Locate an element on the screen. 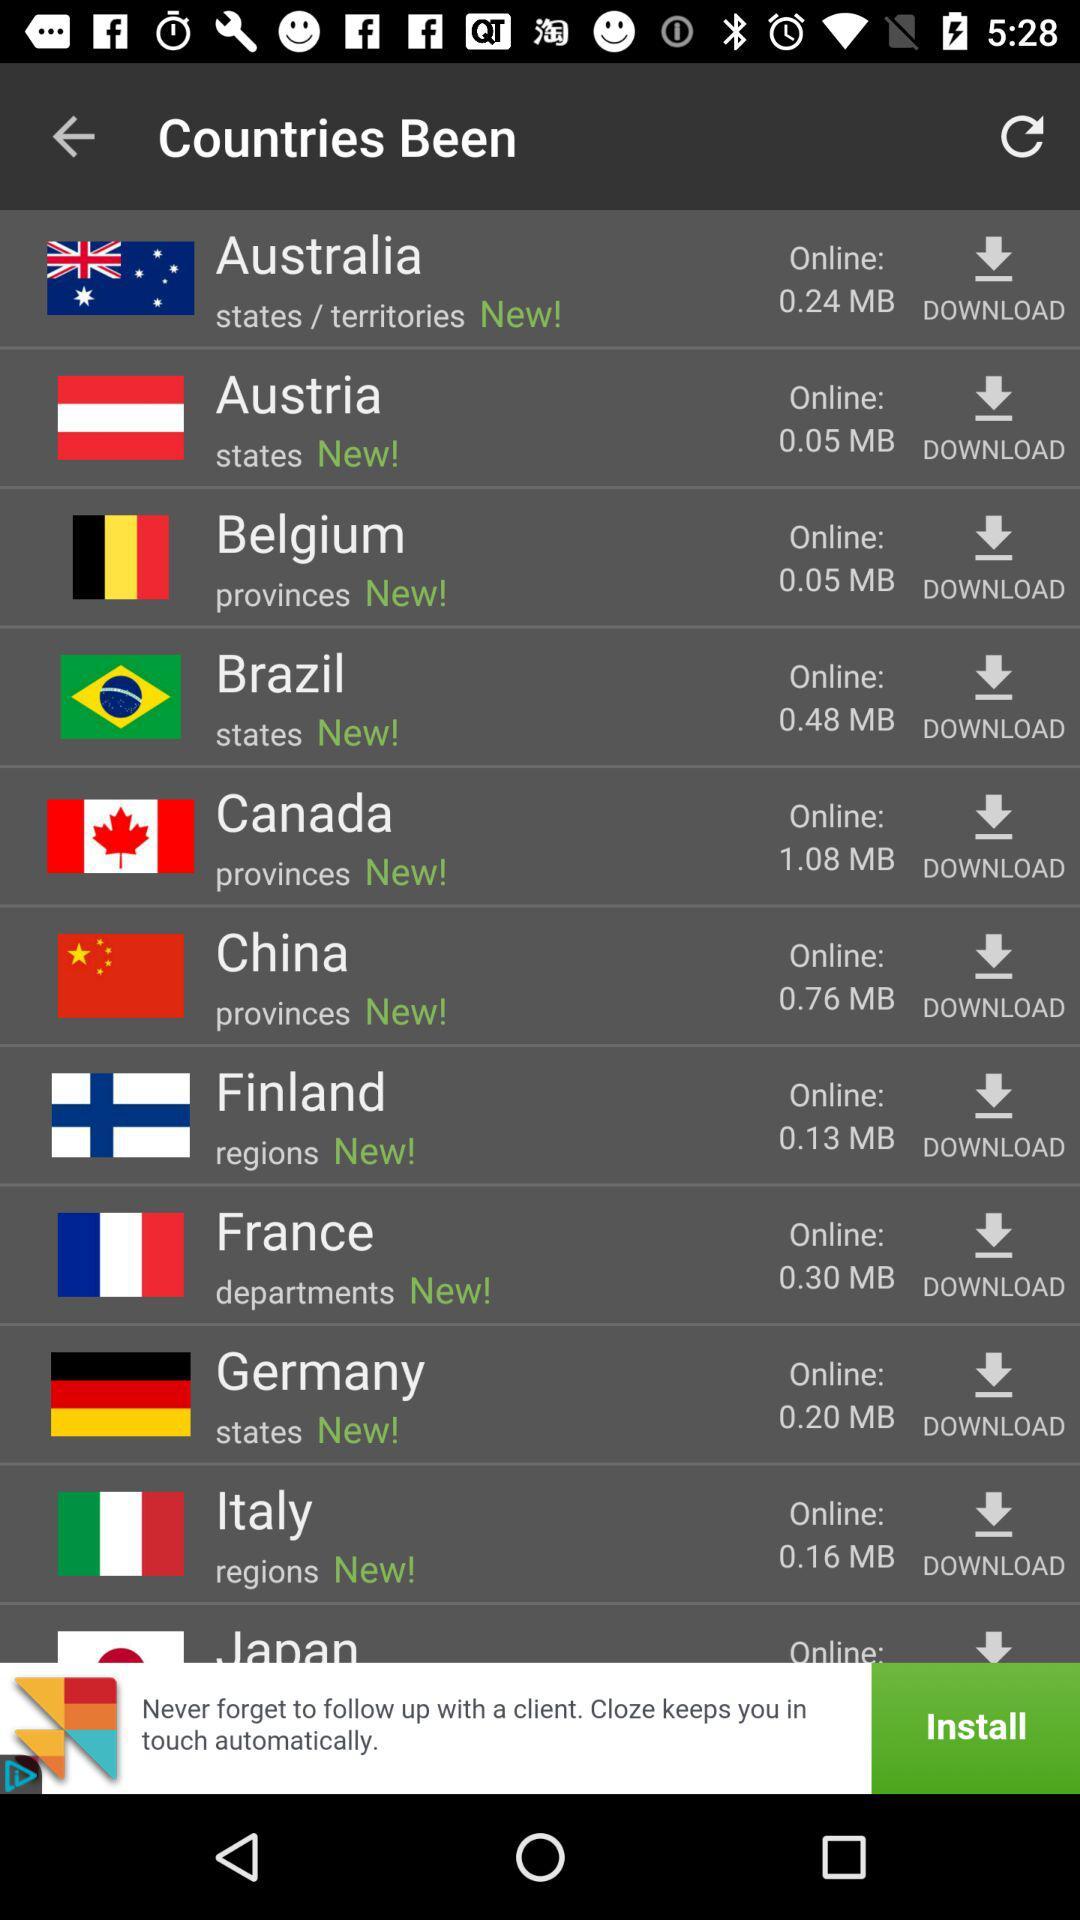 This screenshot has width=1080, height=1920. download is located at coordinates (993, 1235).